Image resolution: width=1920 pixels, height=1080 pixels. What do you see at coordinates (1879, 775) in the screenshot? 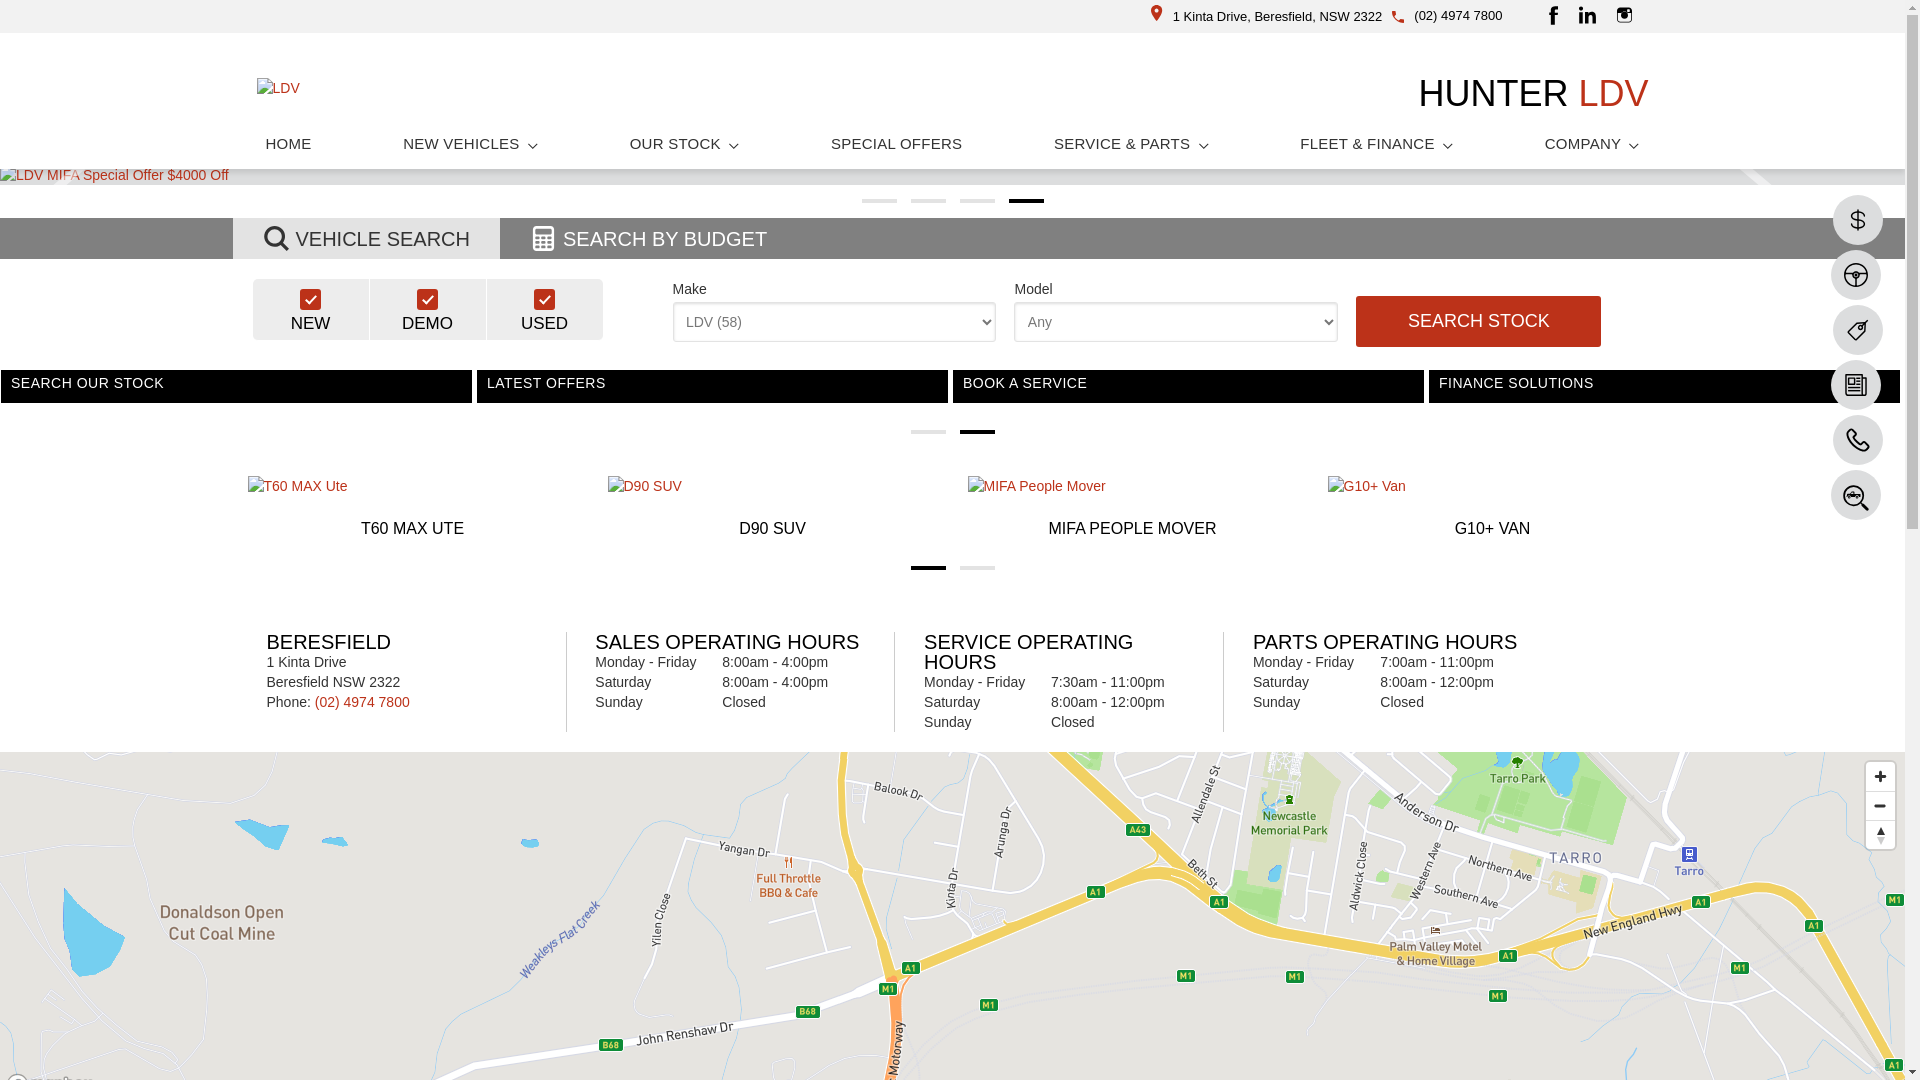
I see `'Zoom in'` at bounding box center [1879, 775].